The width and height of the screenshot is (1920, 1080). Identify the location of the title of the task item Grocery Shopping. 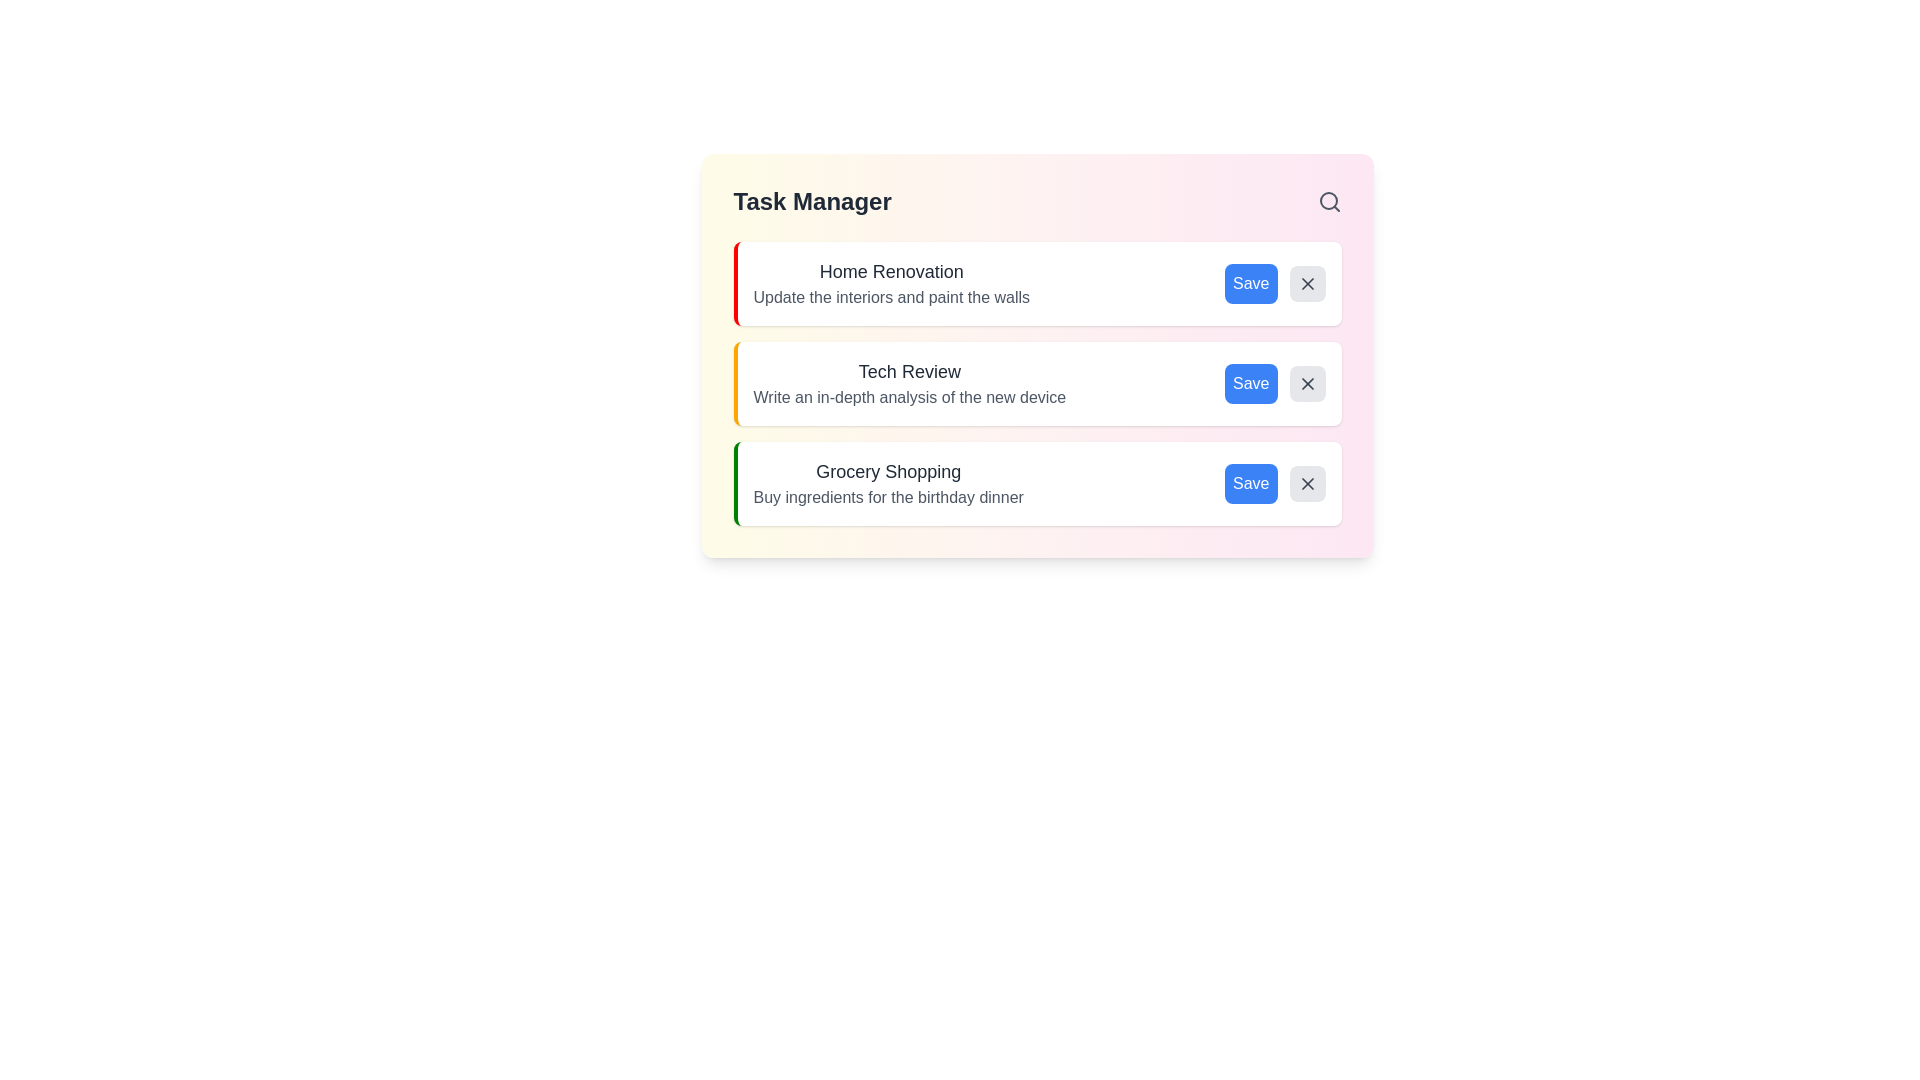
(887, 471).